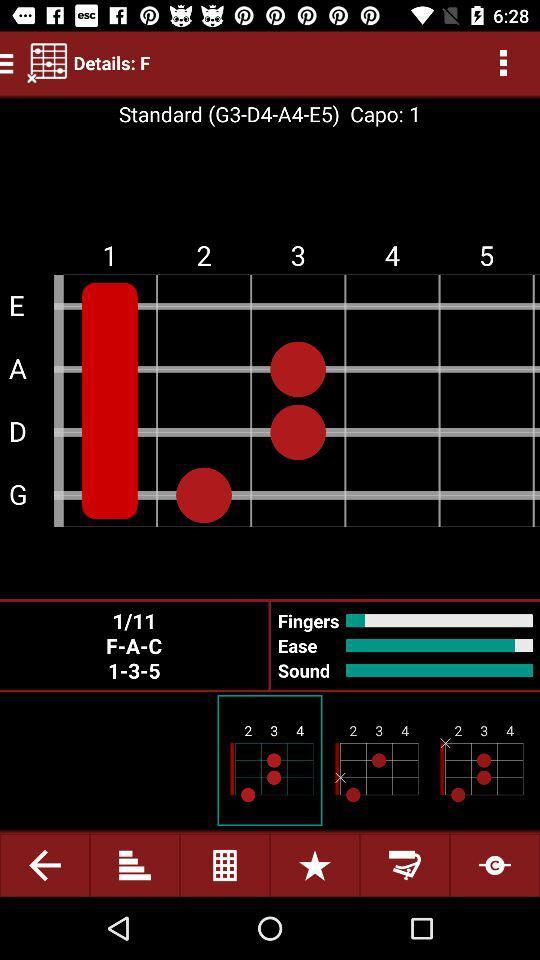 This screenshot has height=960, width=540. What do you see at coordinates (380, 114) in the screenshot?
I see `the icon to the right of the standard g3 d4 item` at bounding box center [380, 114].